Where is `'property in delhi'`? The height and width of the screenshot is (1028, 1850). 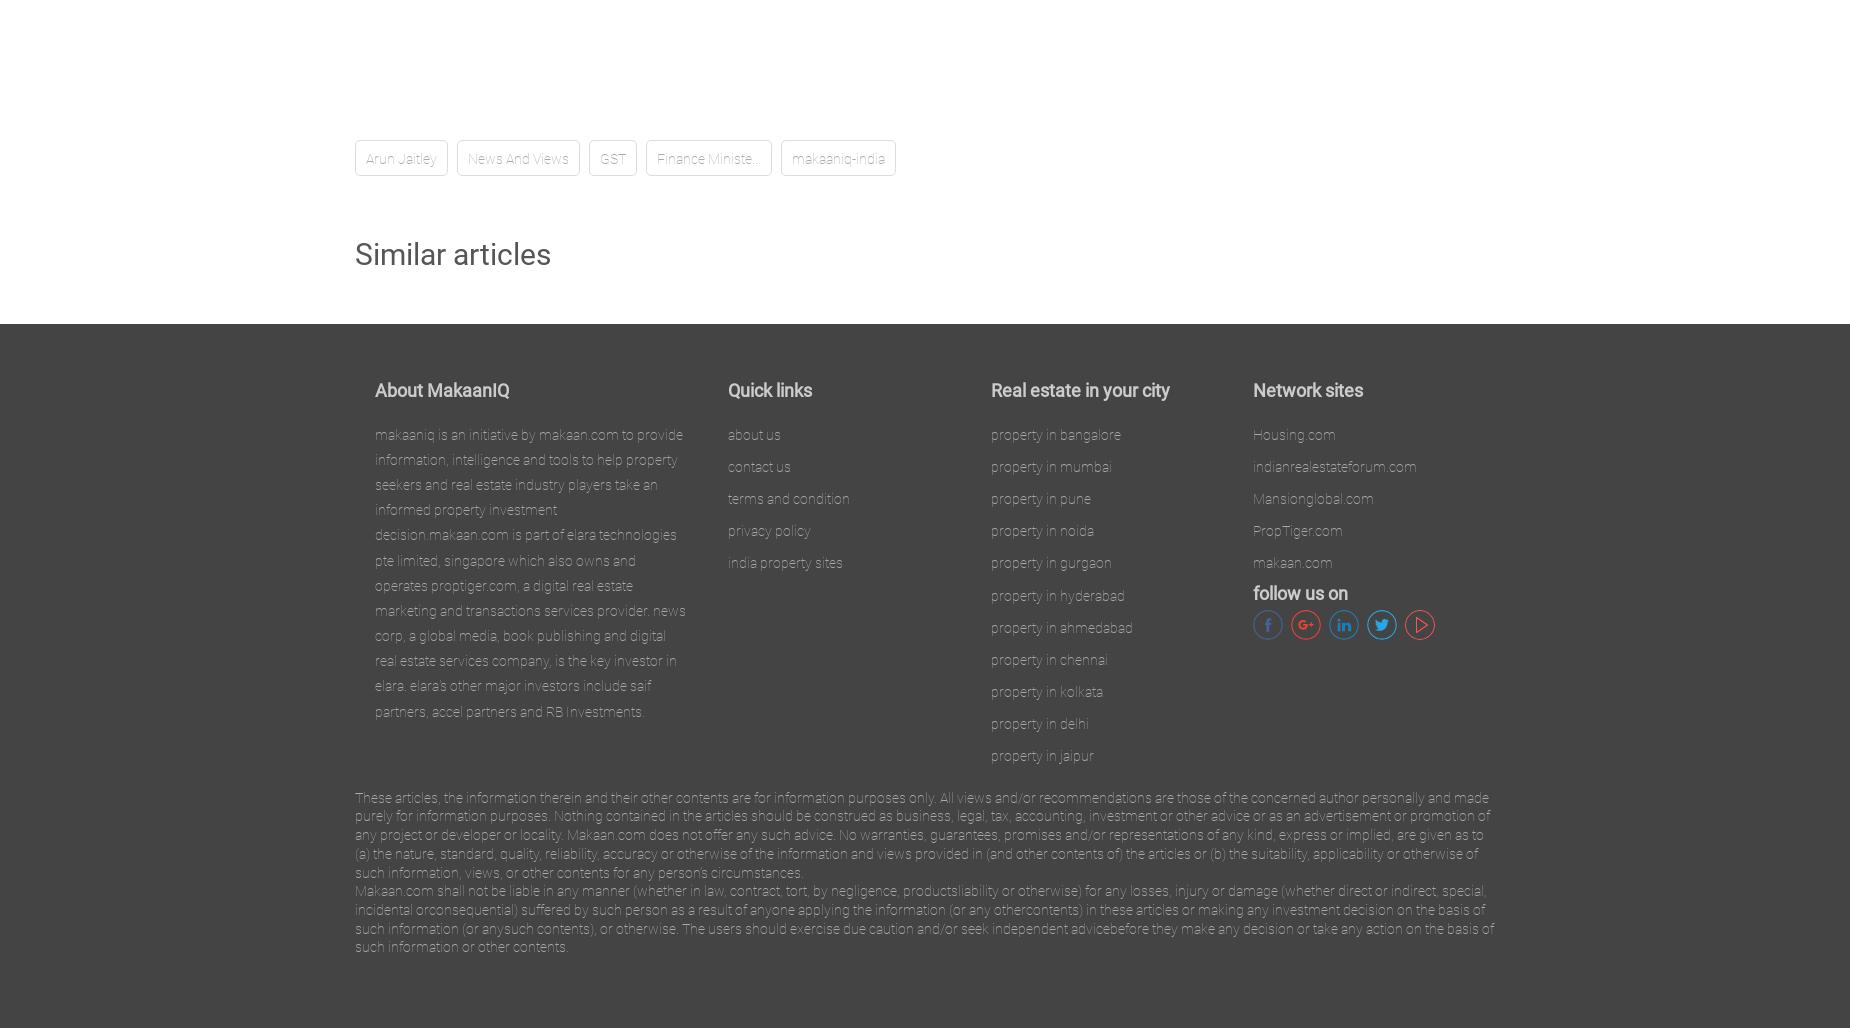 'property in delhi' is located at coordinates (988, 723).